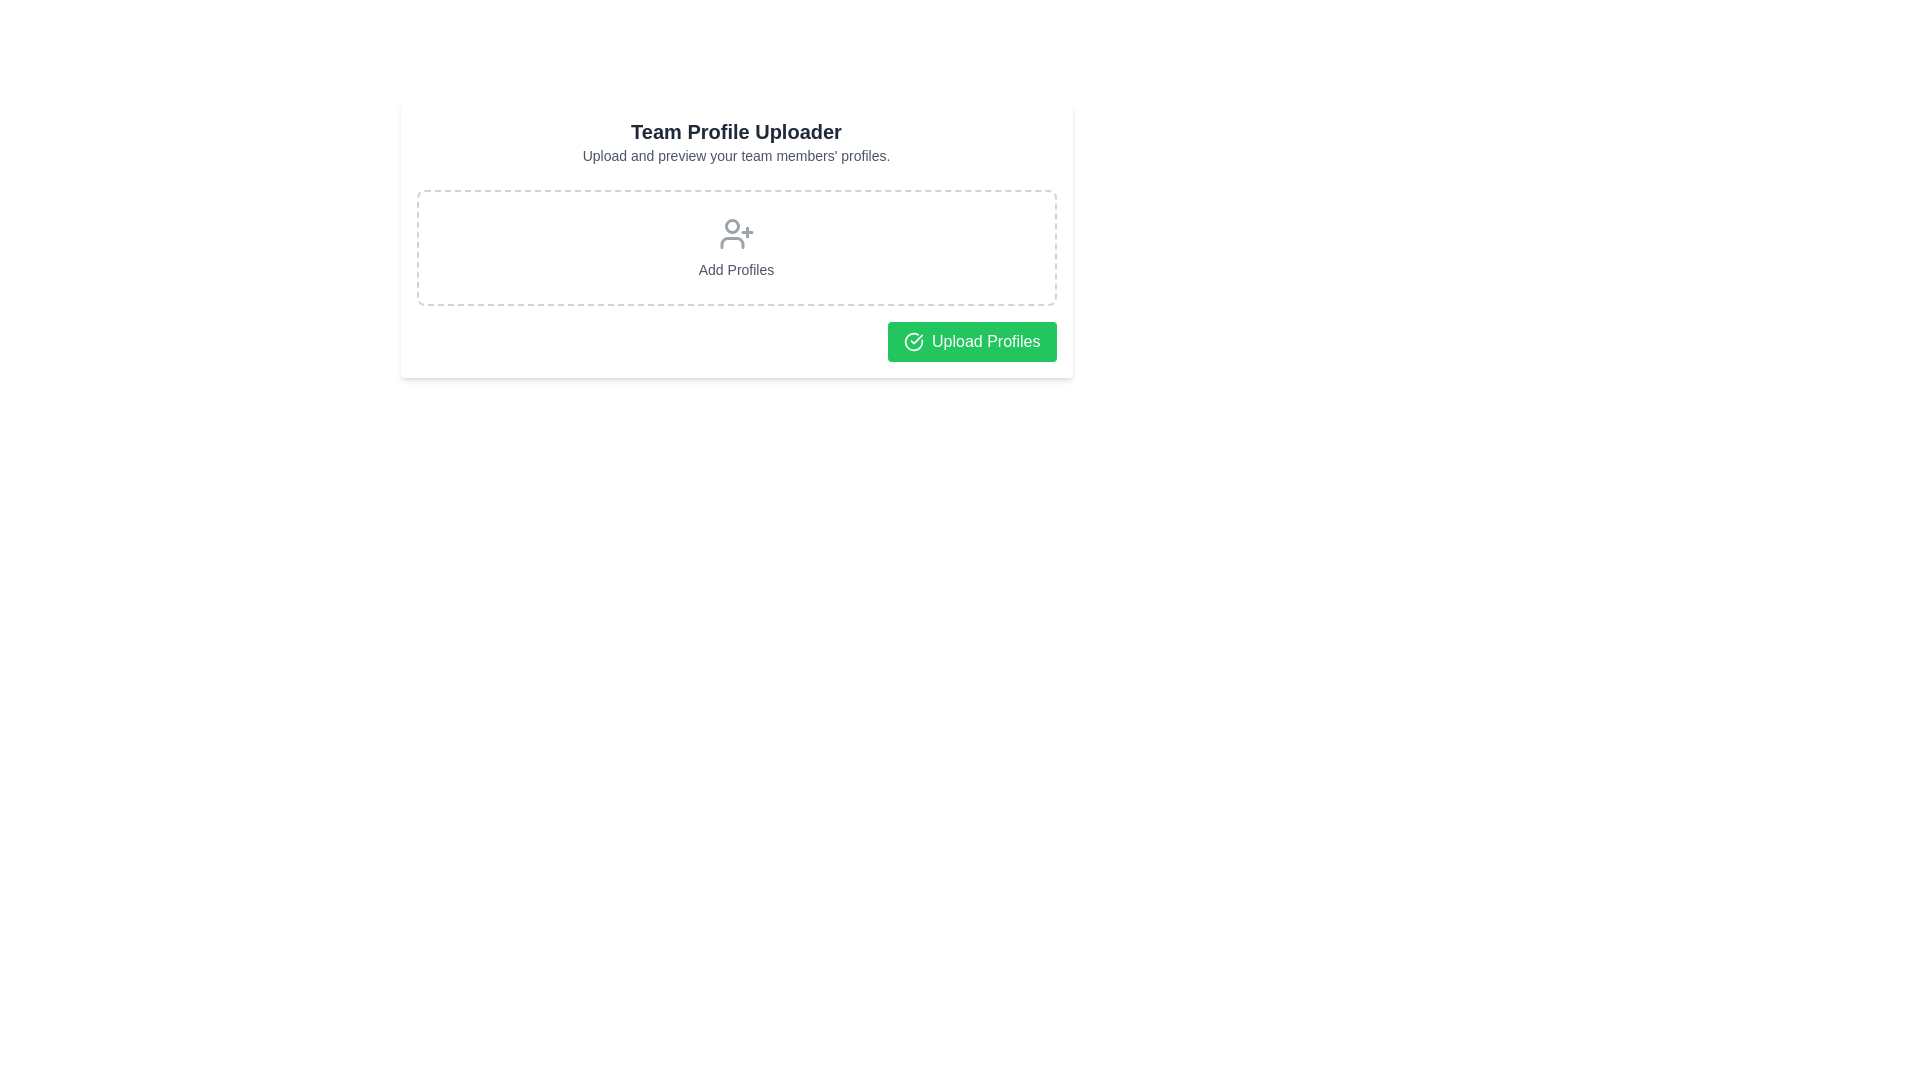 Image resolution: width=1920 pixels, height=1080 pixels. Describe the element at coordinates (735, 131) in the screenshot. I see `the title text element that serves as a heading, providing a clear indication of the section's purpose, located at the top of the interface above the description text line 'Upload and preview your team members' profiles'` at that location.